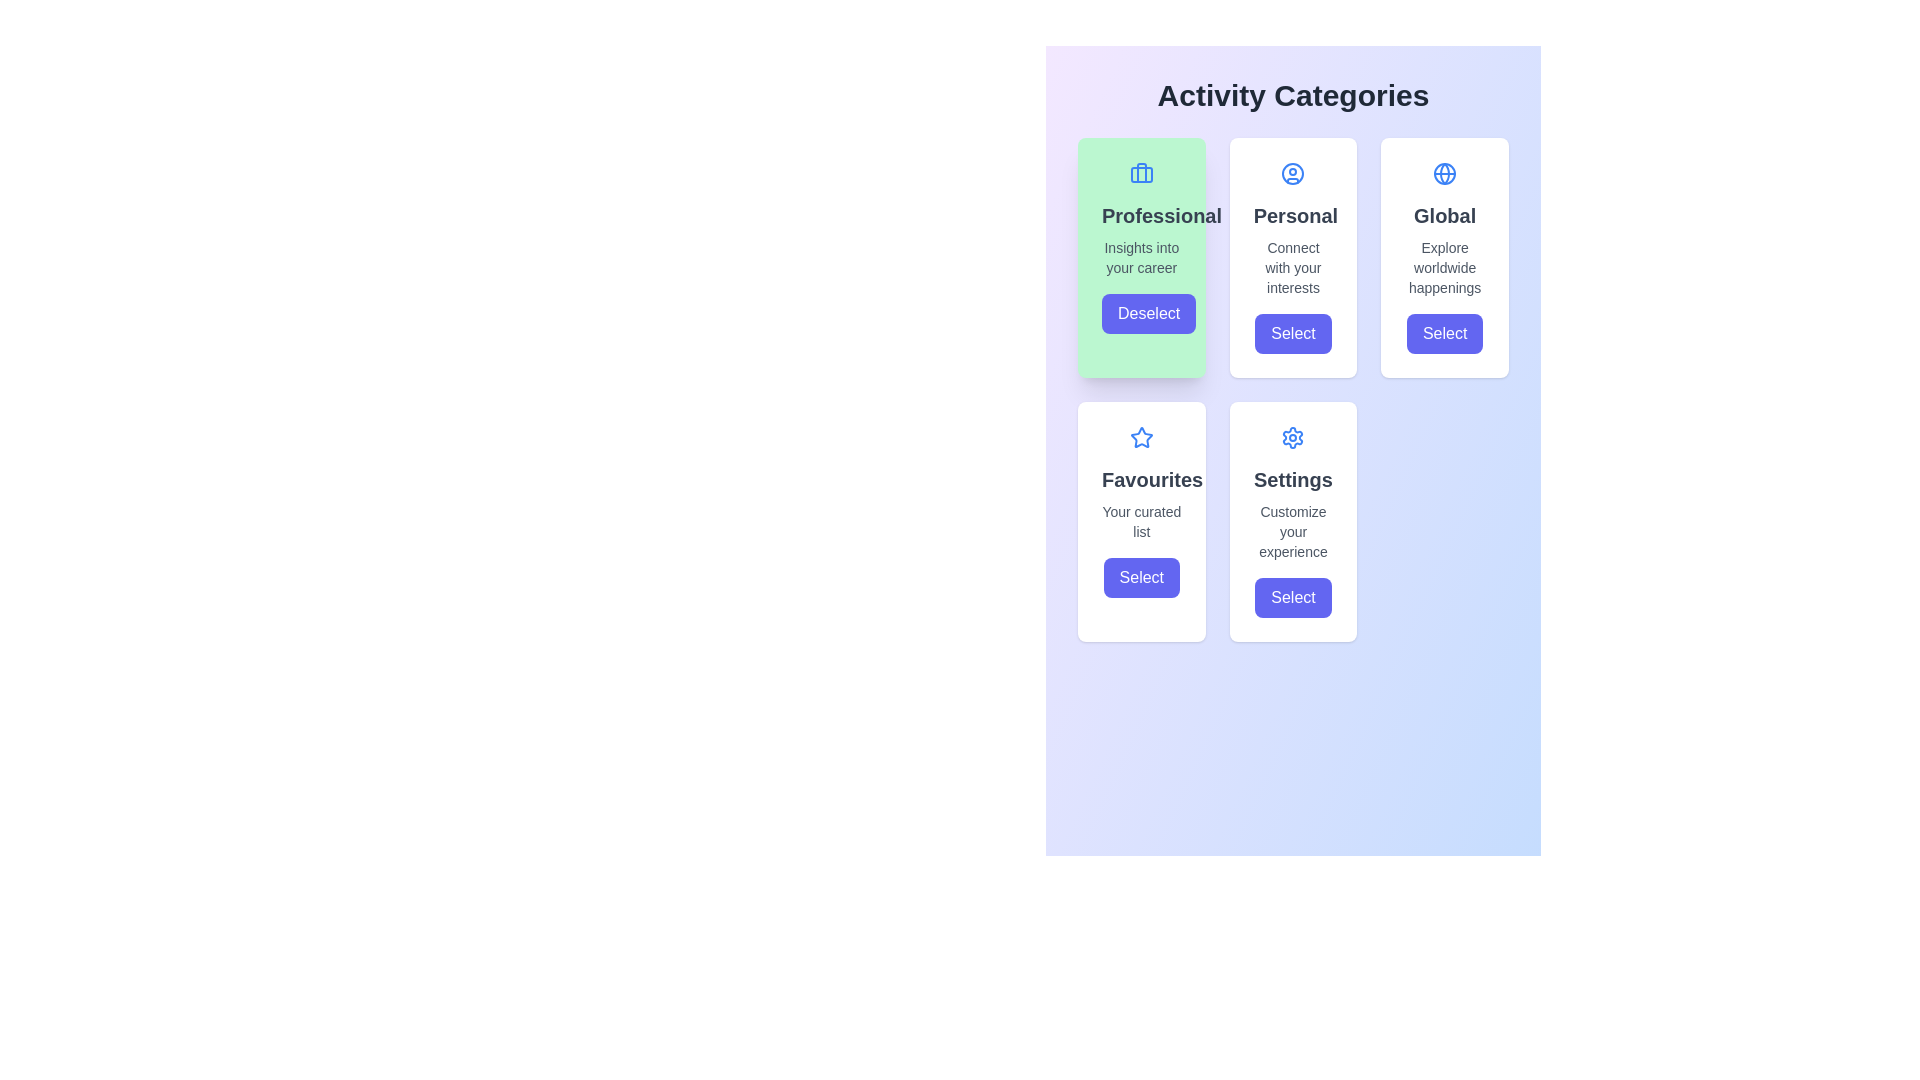 The width and height of the screenshot is (1920, 1080). I want to click on the static text label displaying 'Connect with your interests', which is located below the 'Personal' heading in the second column of the grid layout, so click(1293, 266).